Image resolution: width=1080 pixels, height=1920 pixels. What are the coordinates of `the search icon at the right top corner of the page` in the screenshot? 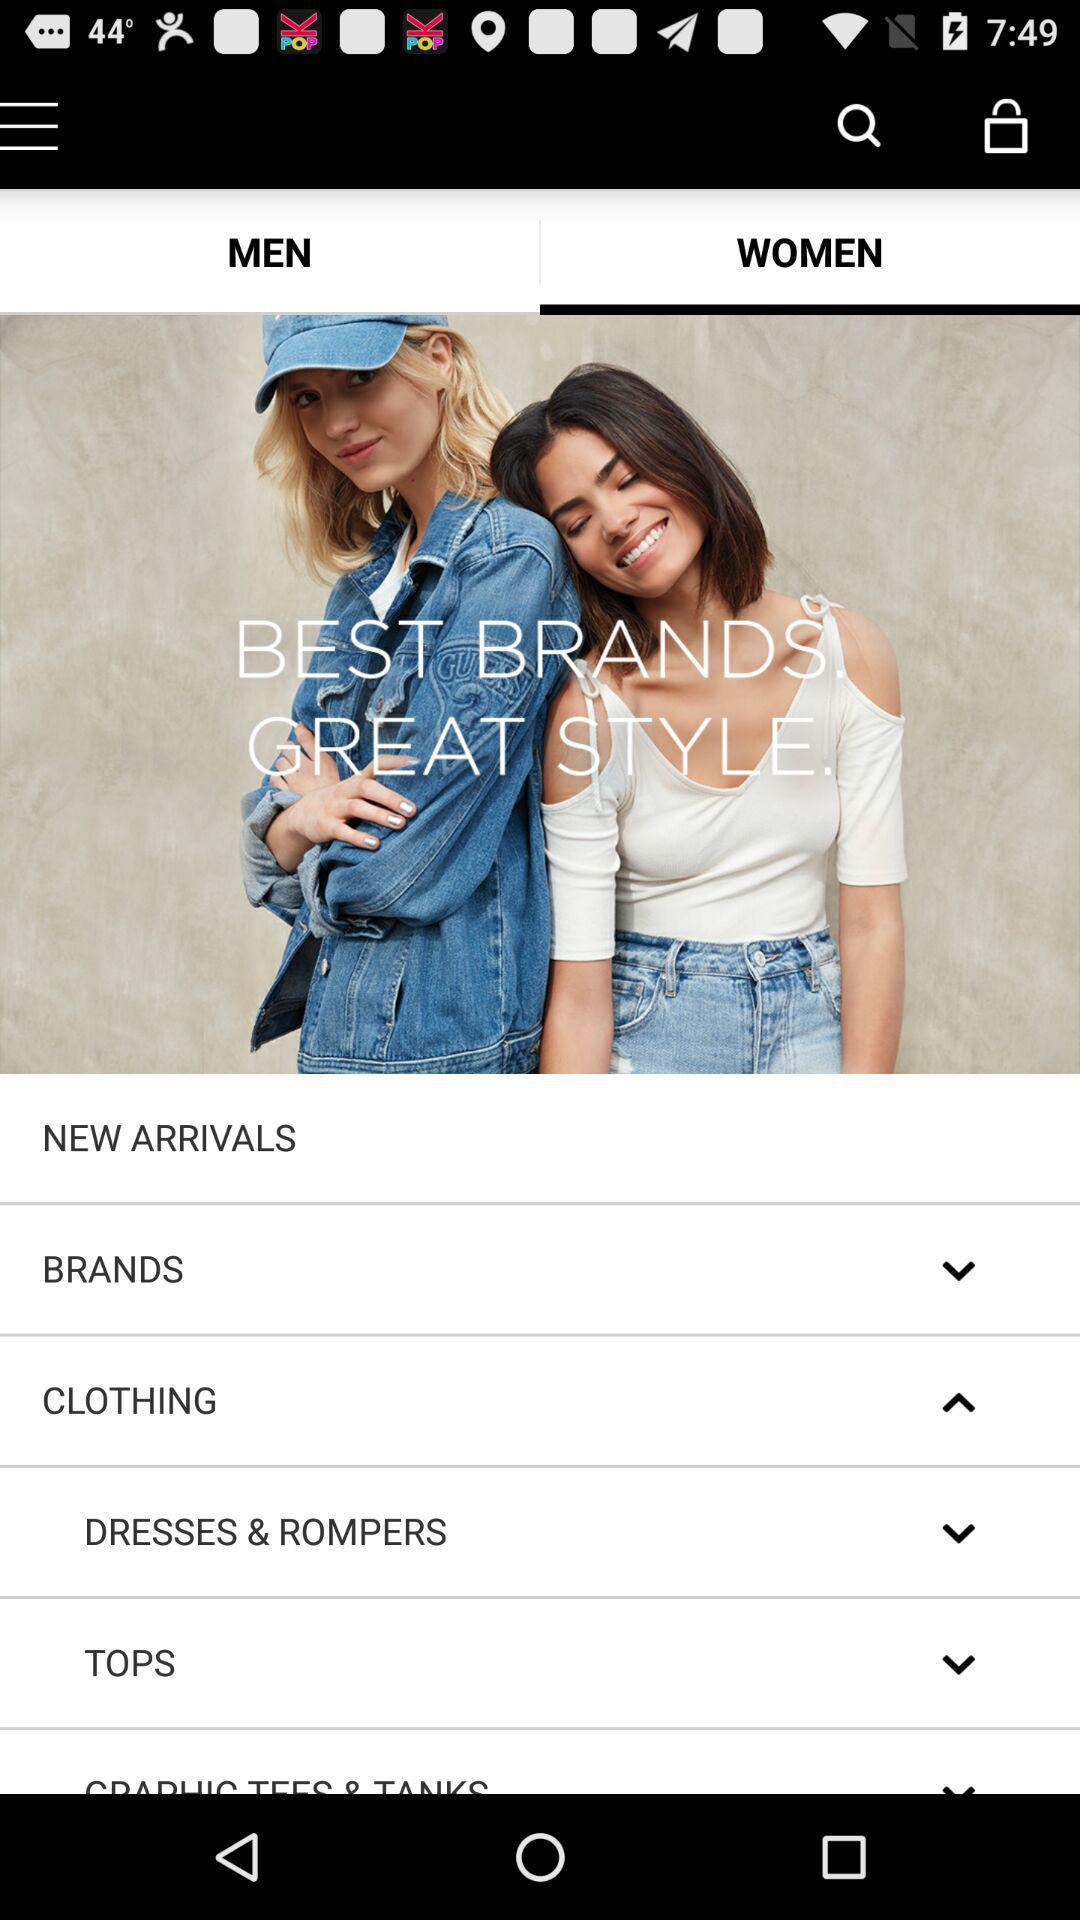 It's located at (858, 124).